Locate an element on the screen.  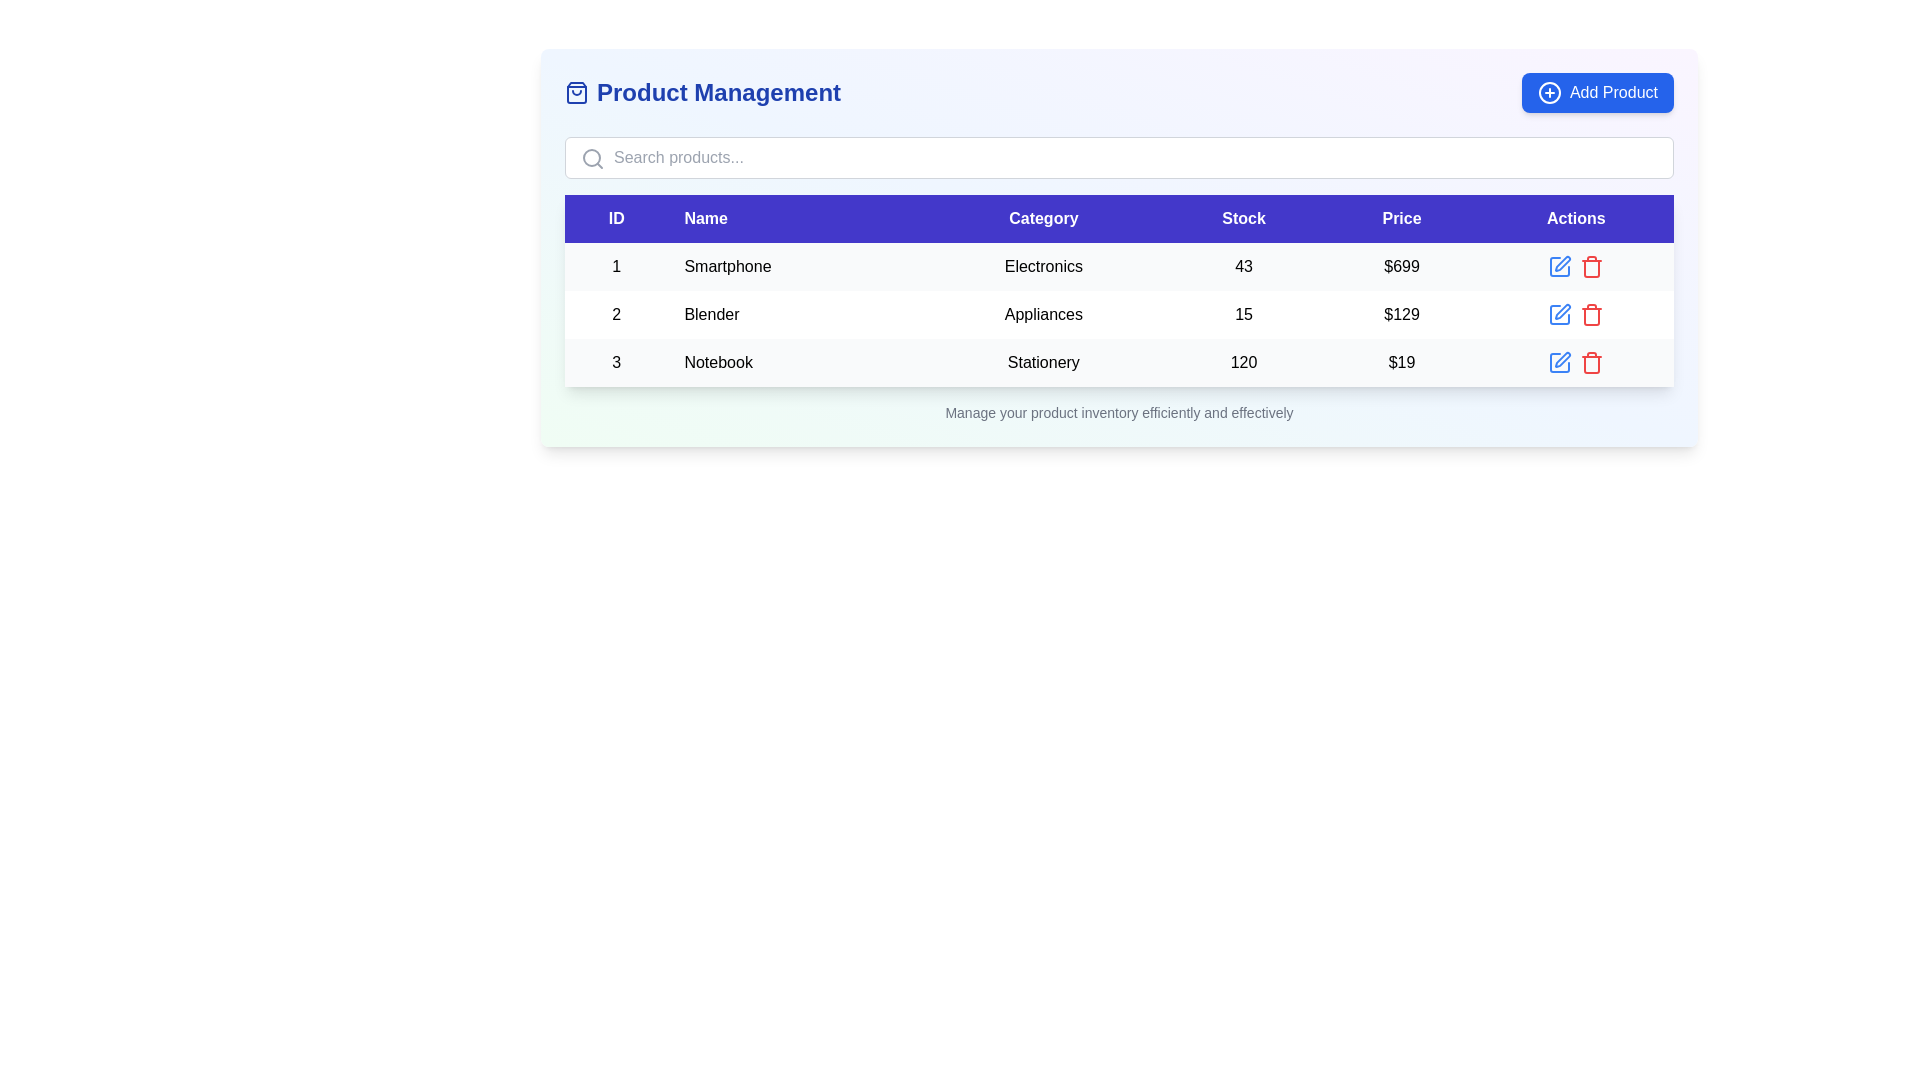
the edit icon located in the 'Actions' column of the table row labeled 'Notebook' to invoke the edit action is located at coordinates (1562, 262).